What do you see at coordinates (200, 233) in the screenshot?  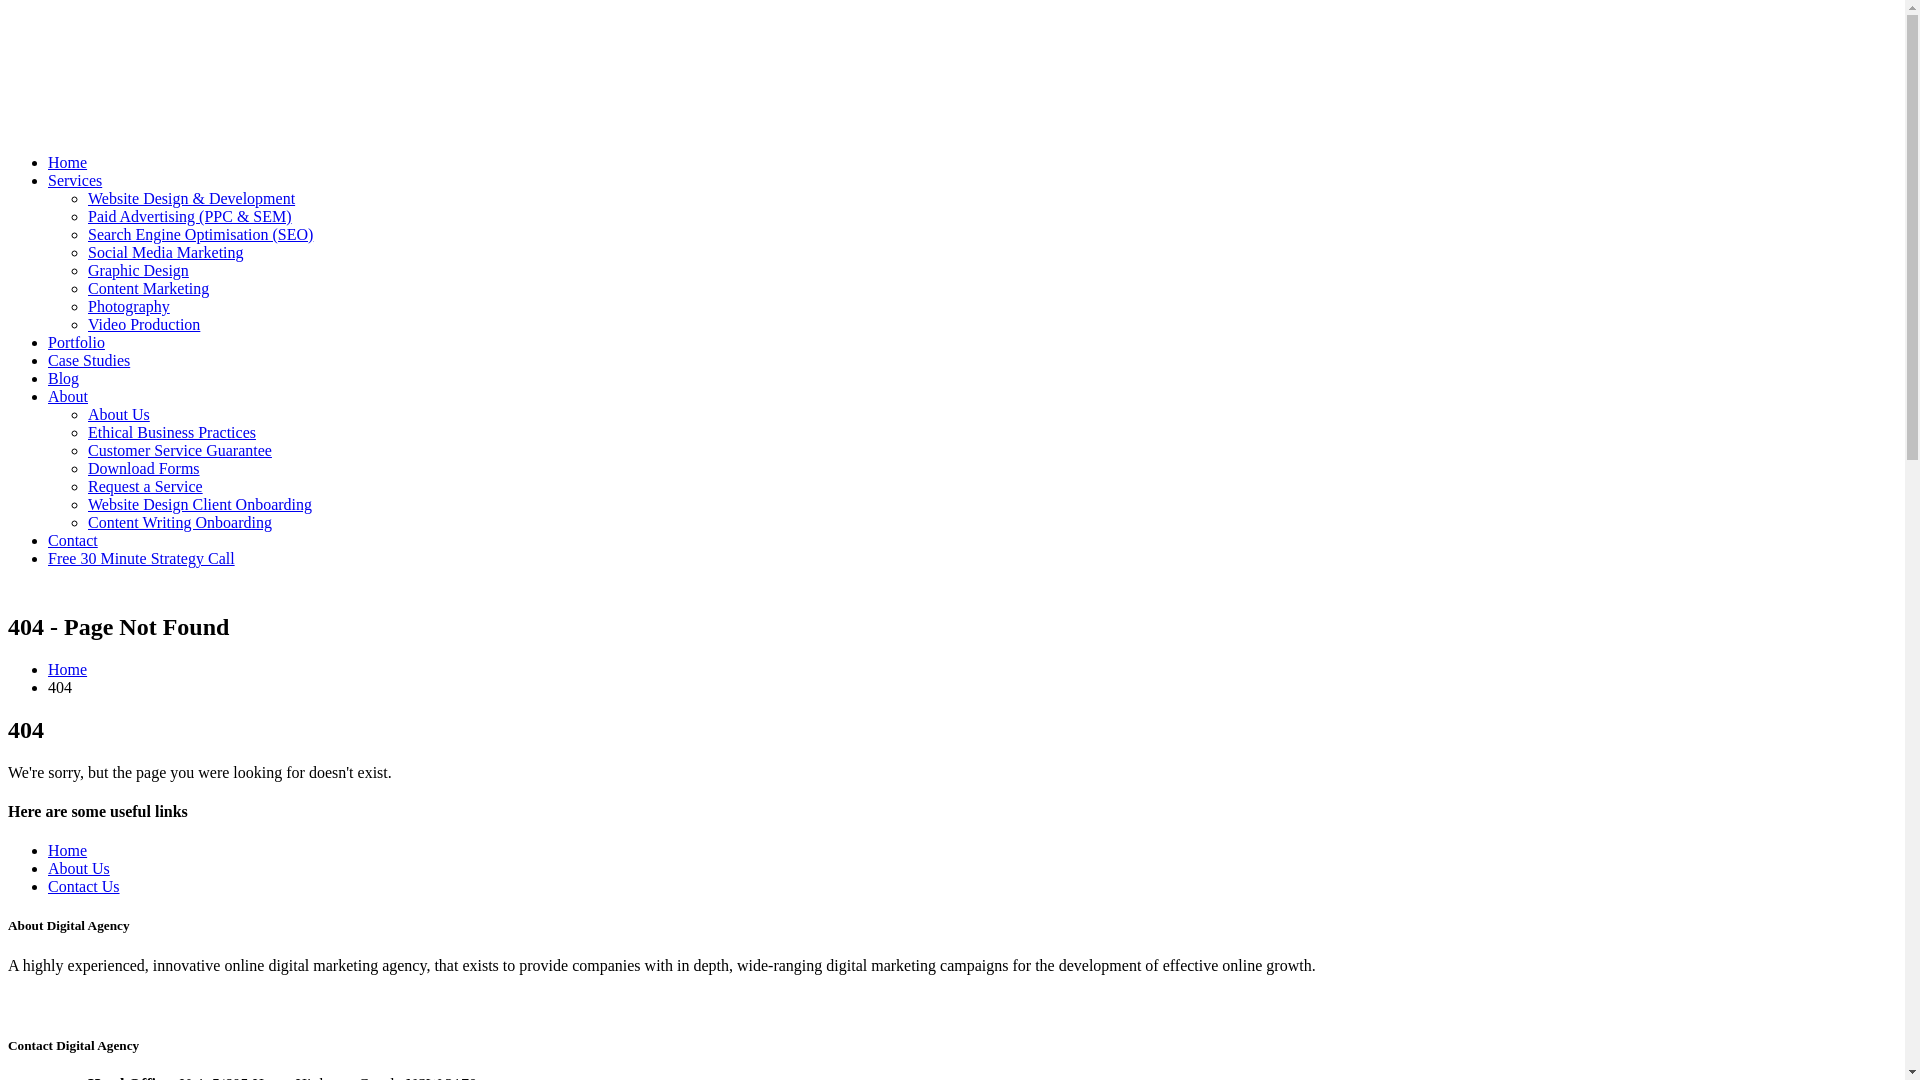 I see `'Search Engine Optimisation (SEO)'` at bounding box center [200, 233].